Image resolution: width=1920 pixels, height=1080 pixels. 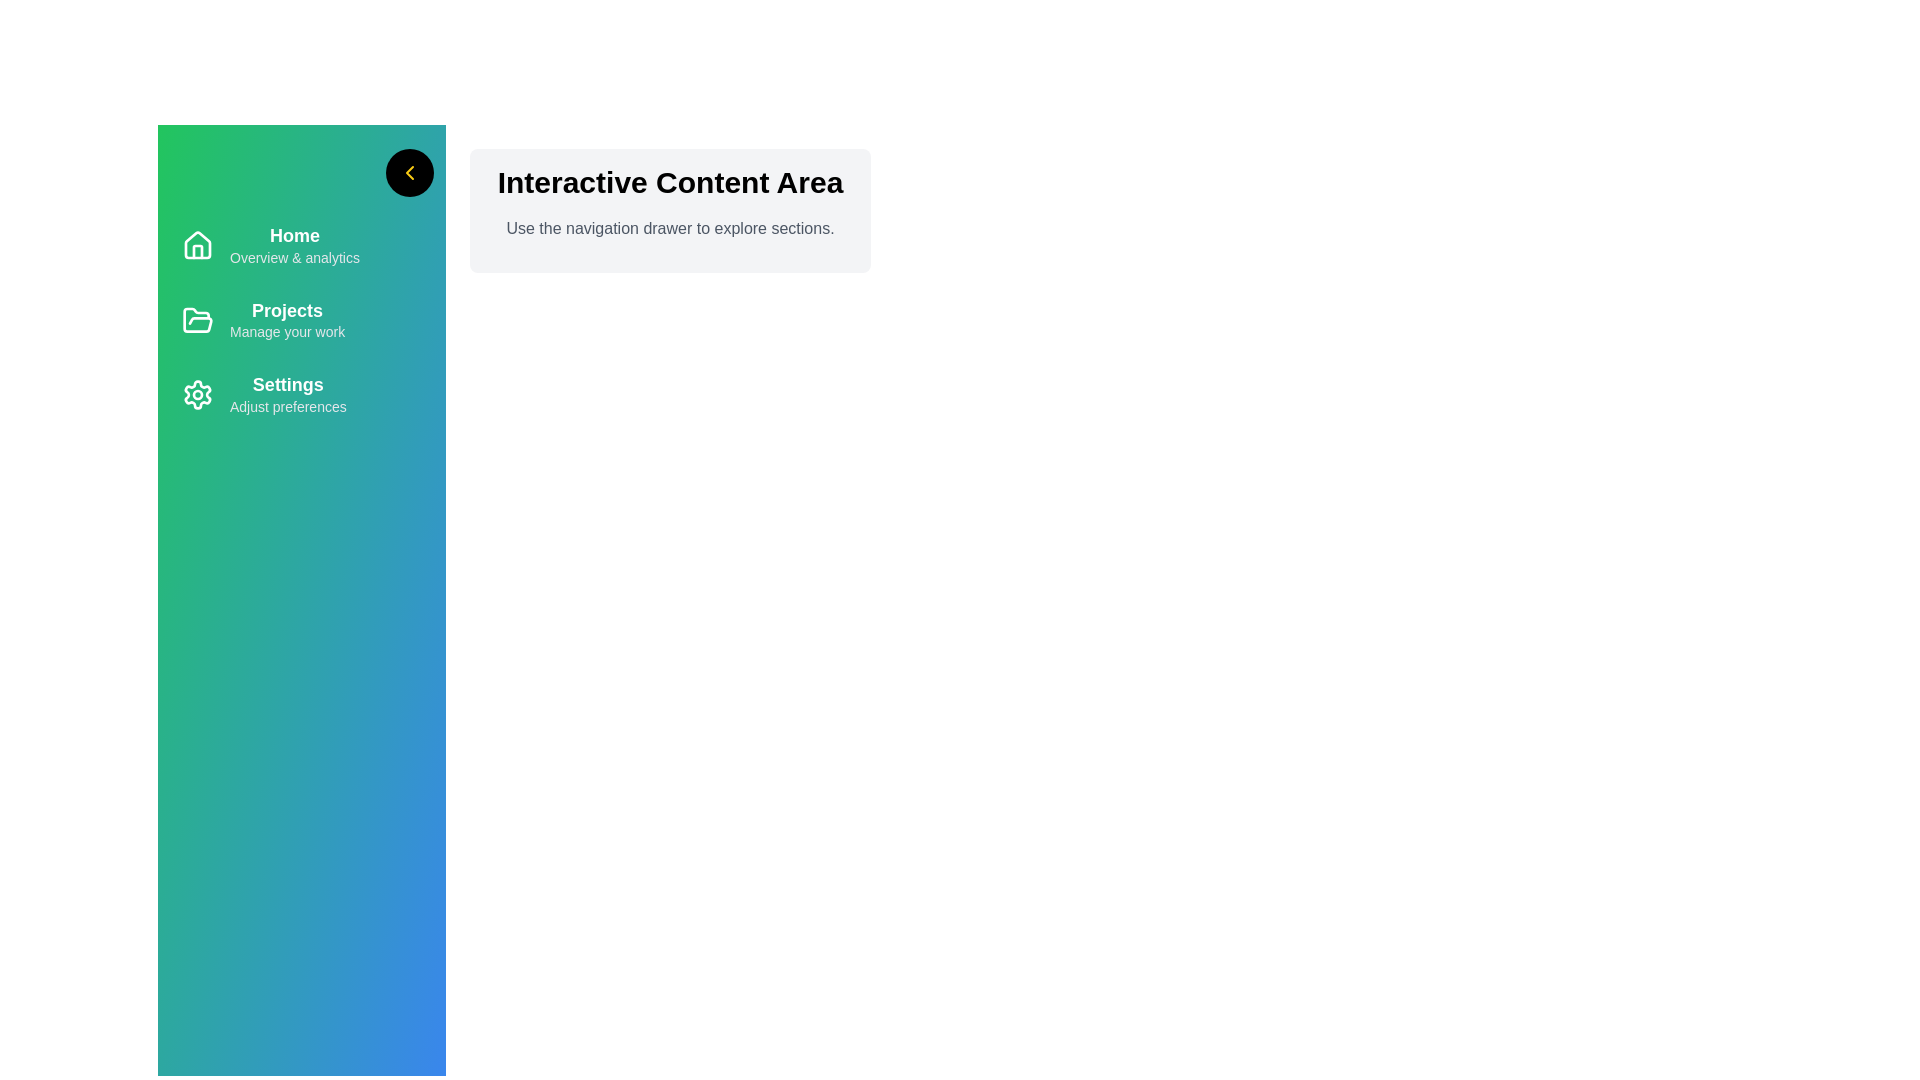 I want to click on the navigation item Settings to navigate to the corresponding section, so click(x=301, y=395).